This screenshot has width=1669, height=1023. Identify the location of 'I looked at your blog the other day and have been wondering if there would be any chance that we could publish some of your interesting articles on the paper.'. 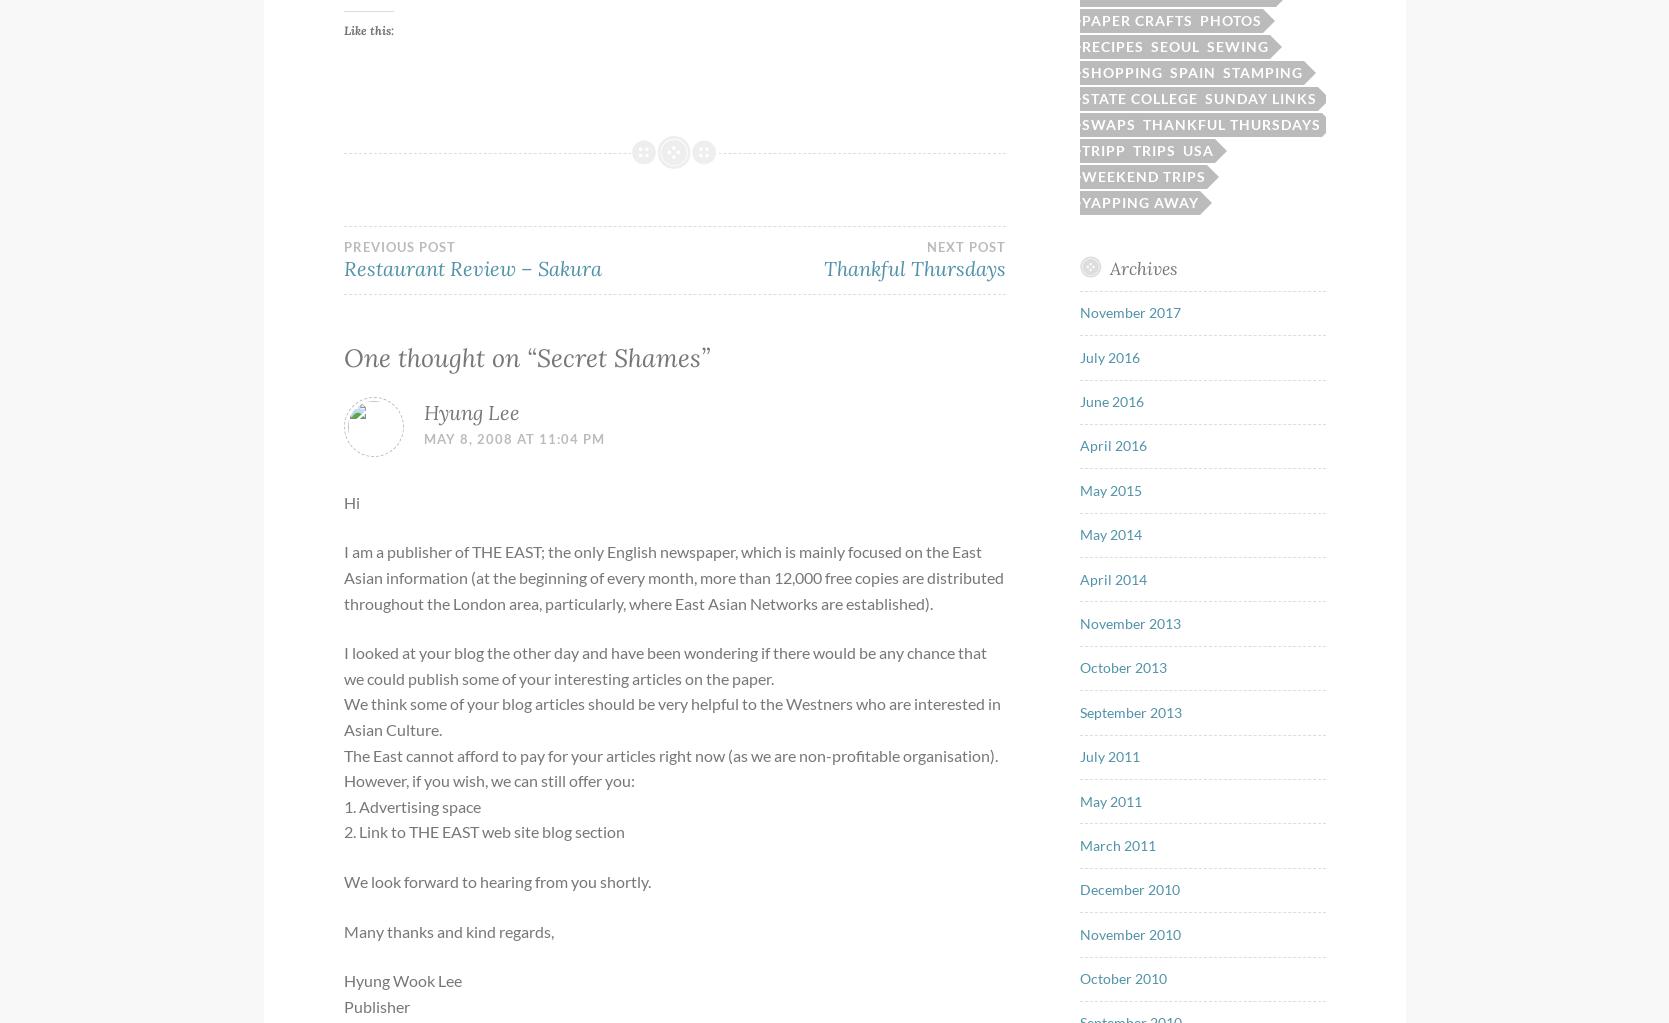
(664, 664).